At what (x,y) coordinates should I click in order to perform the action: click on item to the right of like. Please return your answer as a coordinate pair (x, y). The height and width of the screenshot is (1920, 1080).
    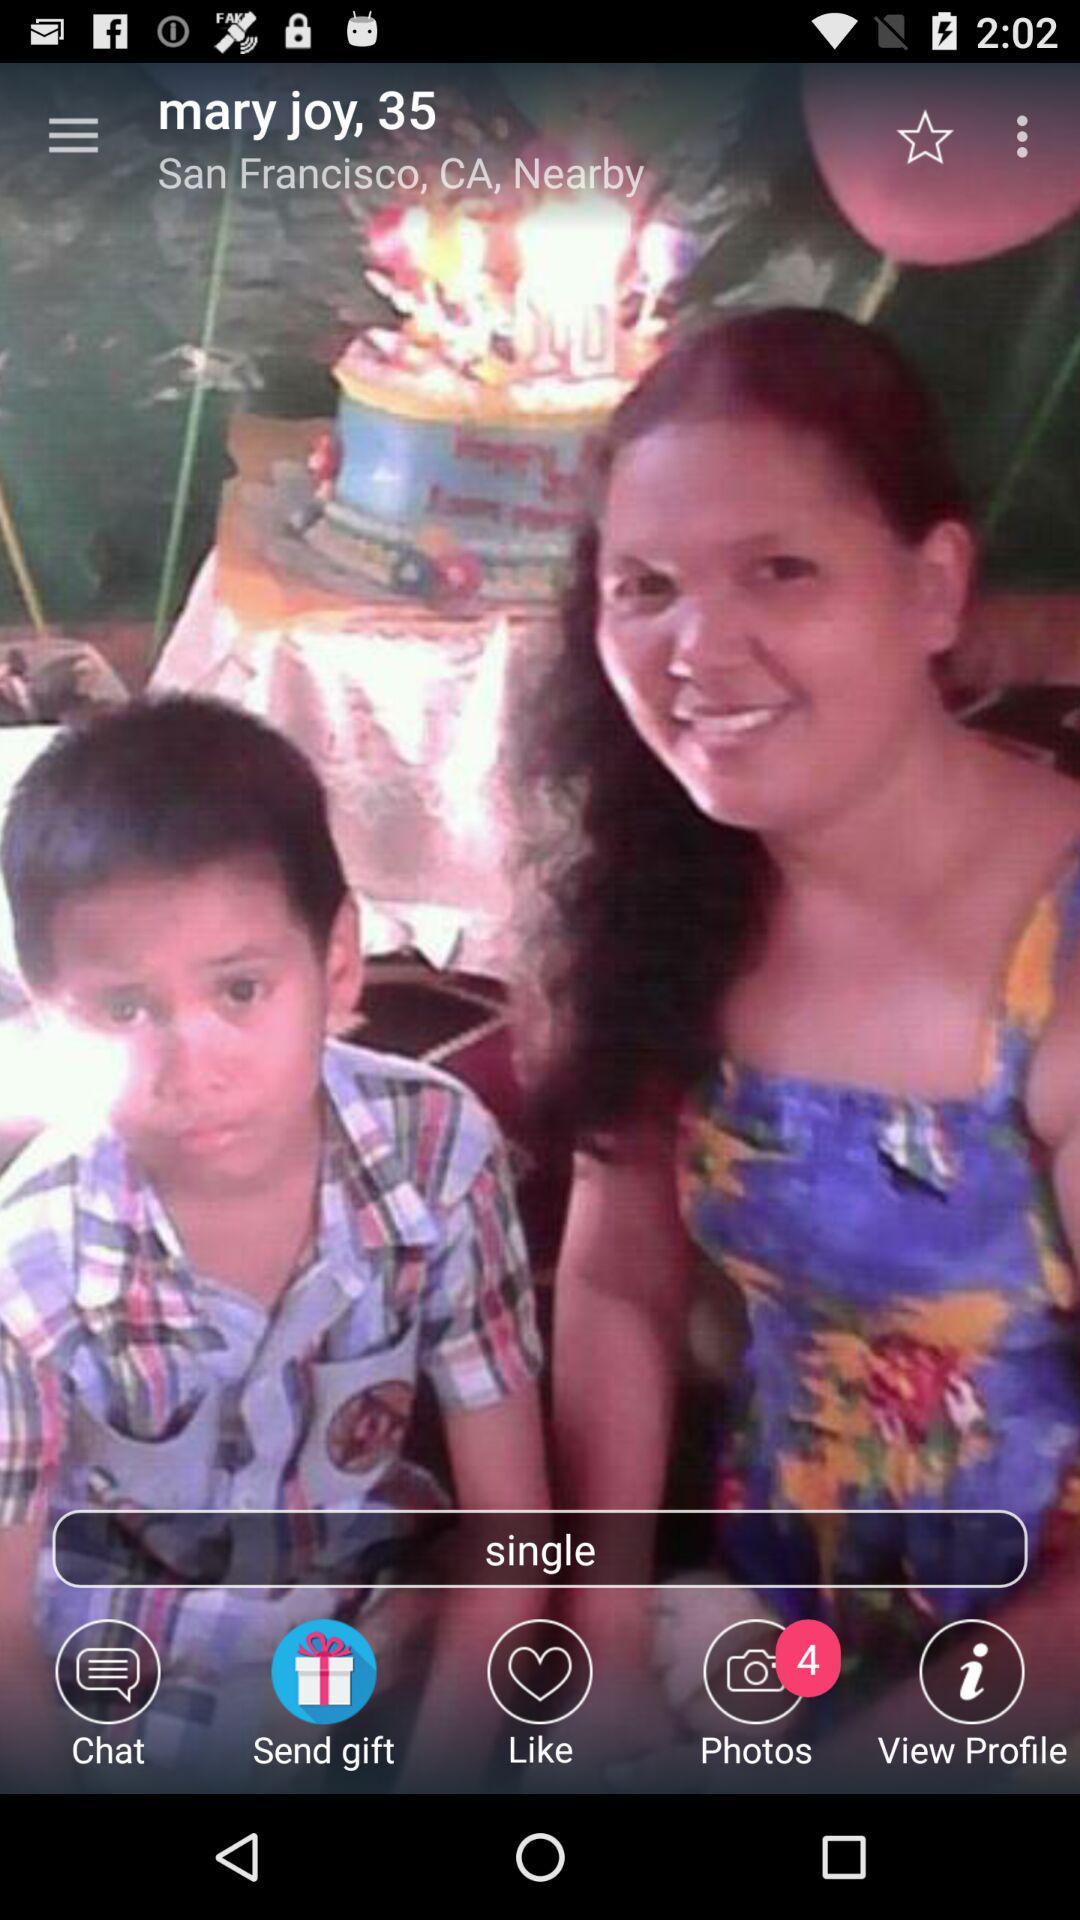
    Looking at the image, I should click on (756, 1705).